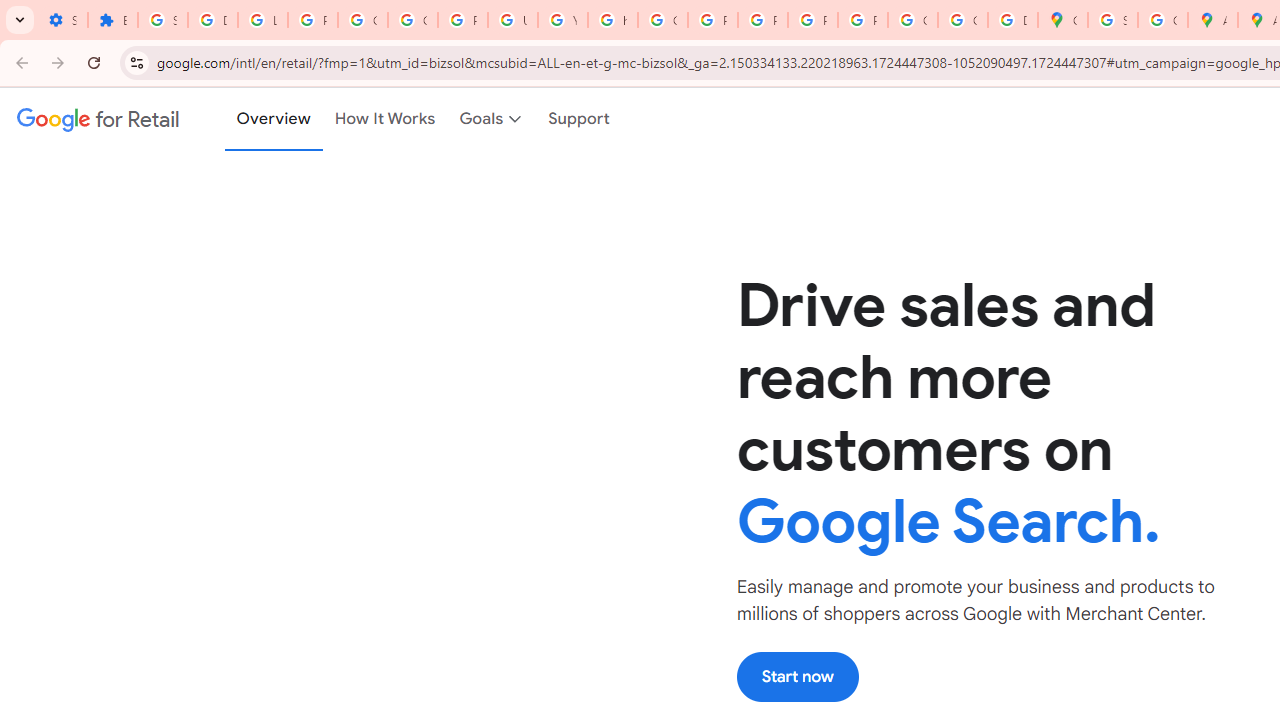 The image size is (1280, 720). What do you see at coordinates (62, 20) in the screenshot?
I see `'Settings - On startup'` at bounding box center [62, 20].